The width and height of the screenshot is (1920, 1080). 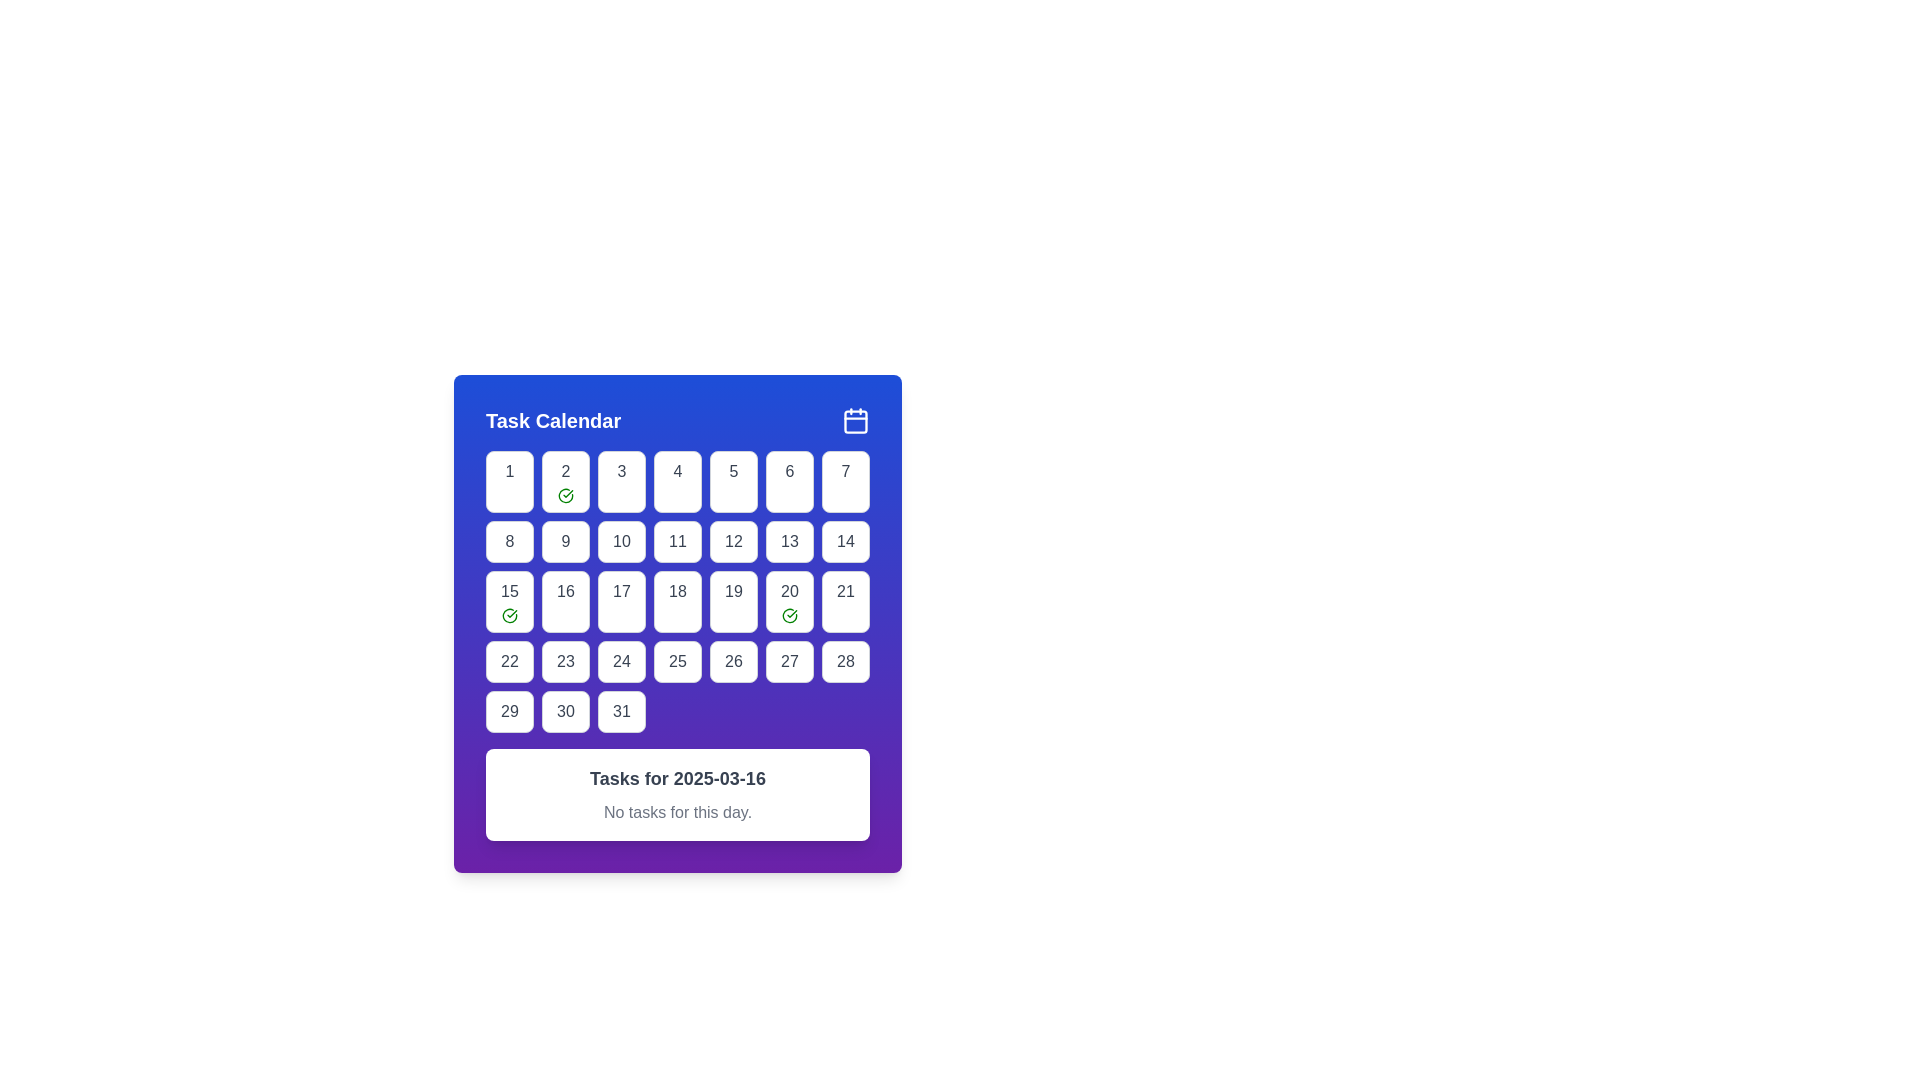 I want to click on the Calendar Day Box displaying the date '24', so click(x=621, y=662).